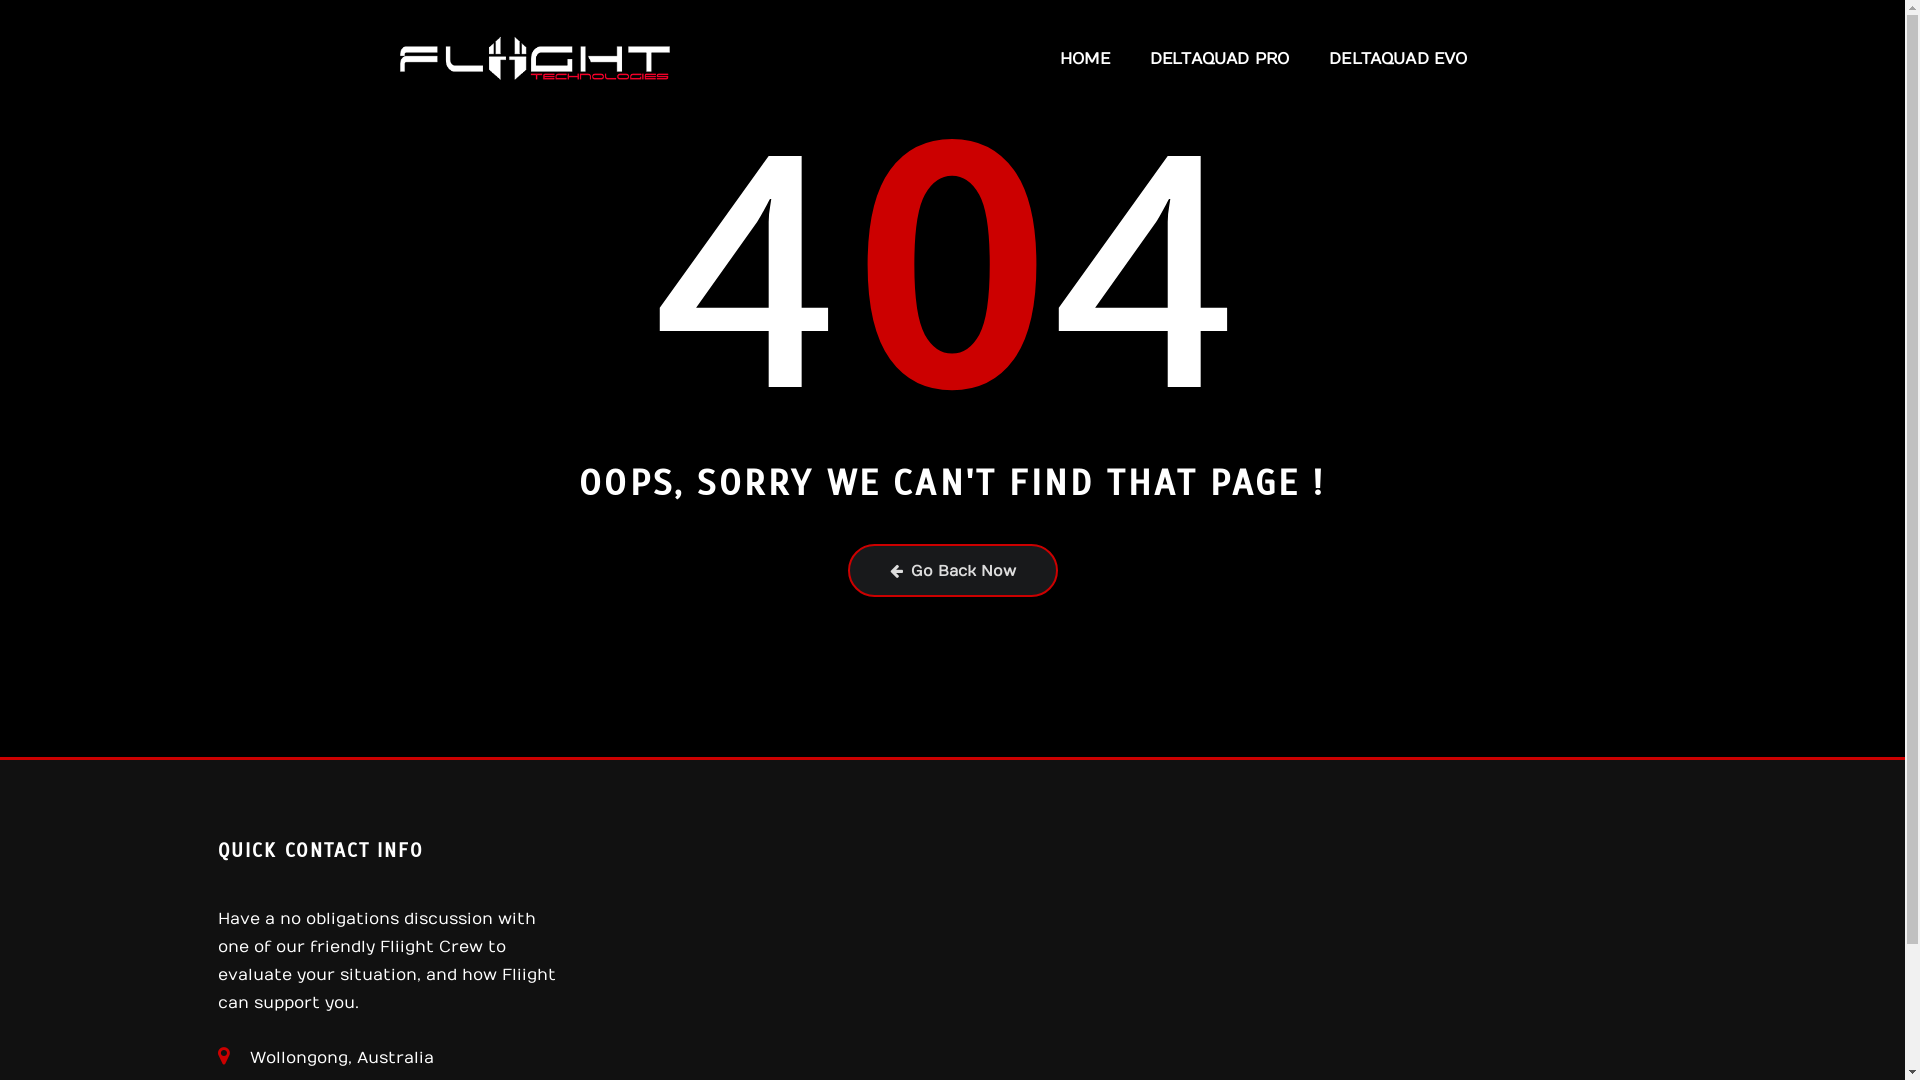  What do you see at coordinates (1040, 57) in the screenshot?
I see `'HOME'` at bounding box center [1040, 57].